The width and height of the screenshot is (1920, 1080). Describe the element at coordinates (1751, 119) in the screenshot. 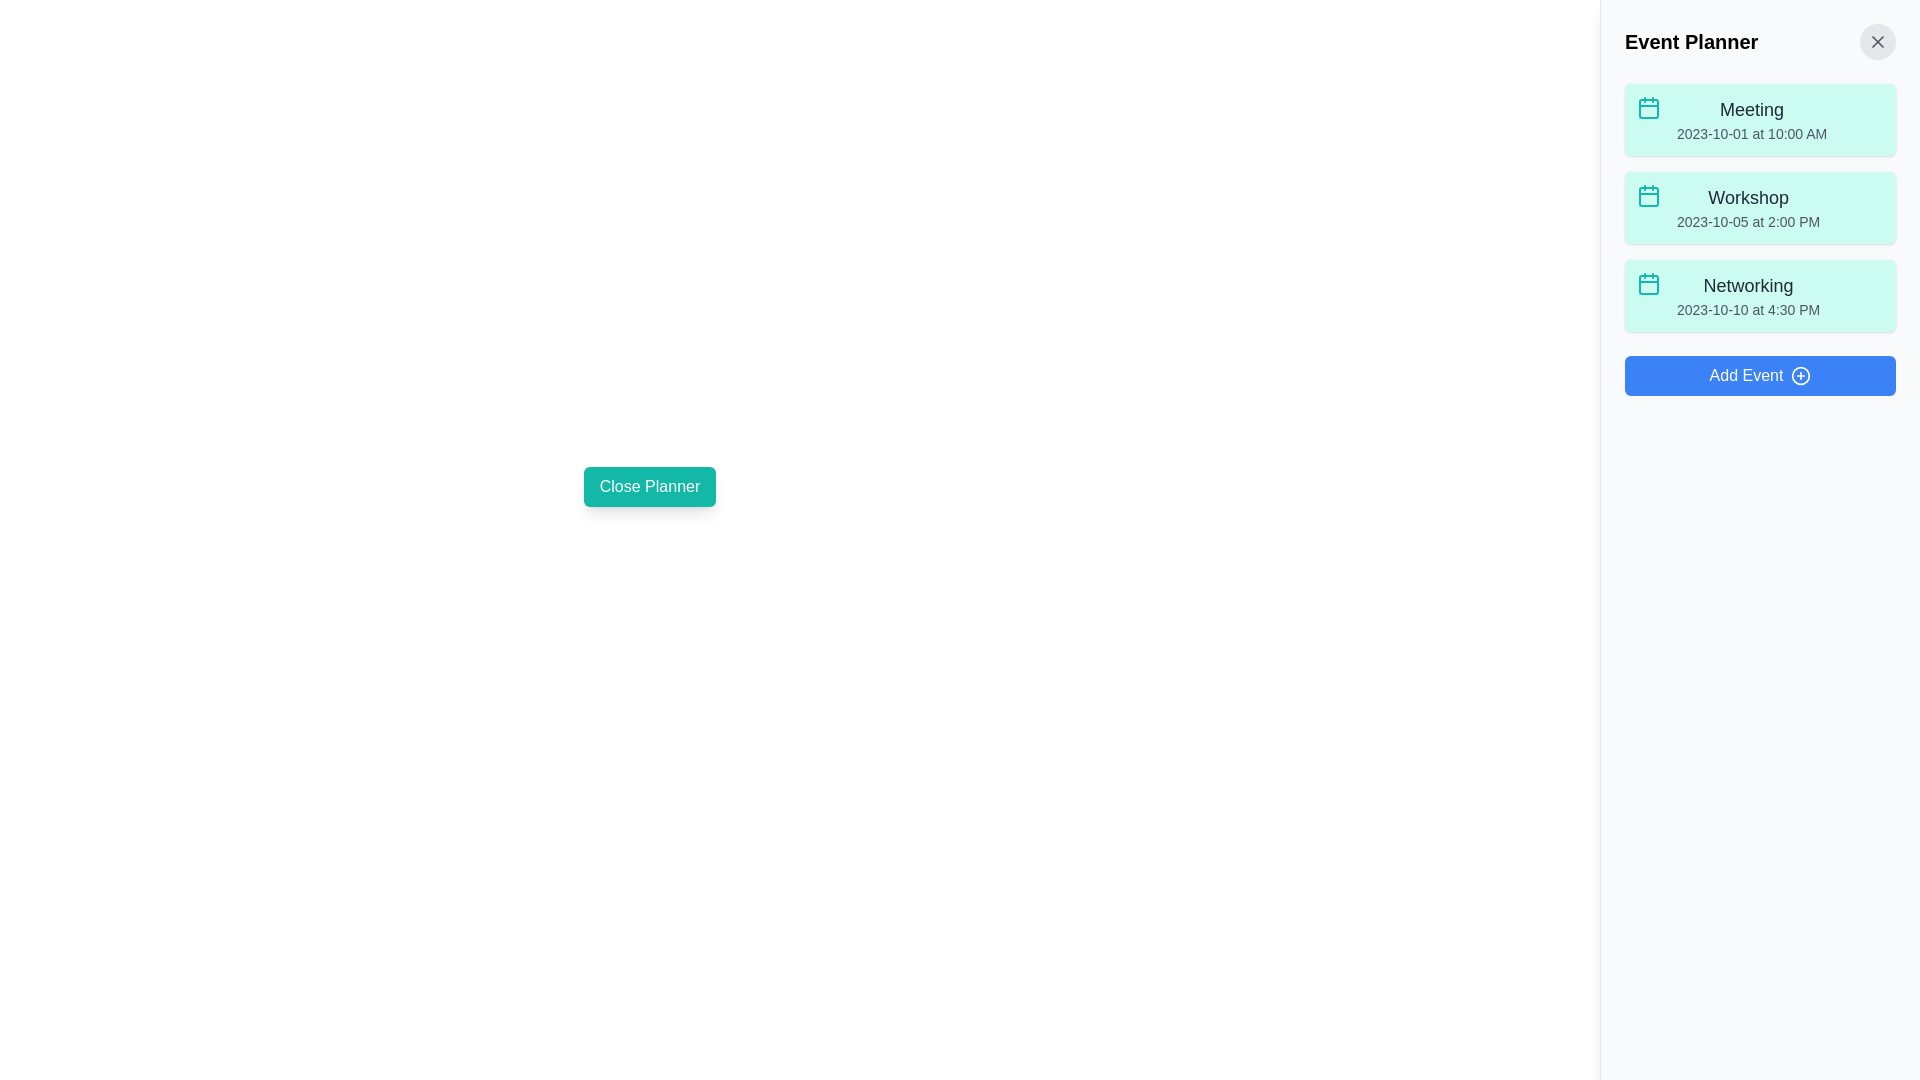

I see `the event text display labeled 'Meeting'` at that location.